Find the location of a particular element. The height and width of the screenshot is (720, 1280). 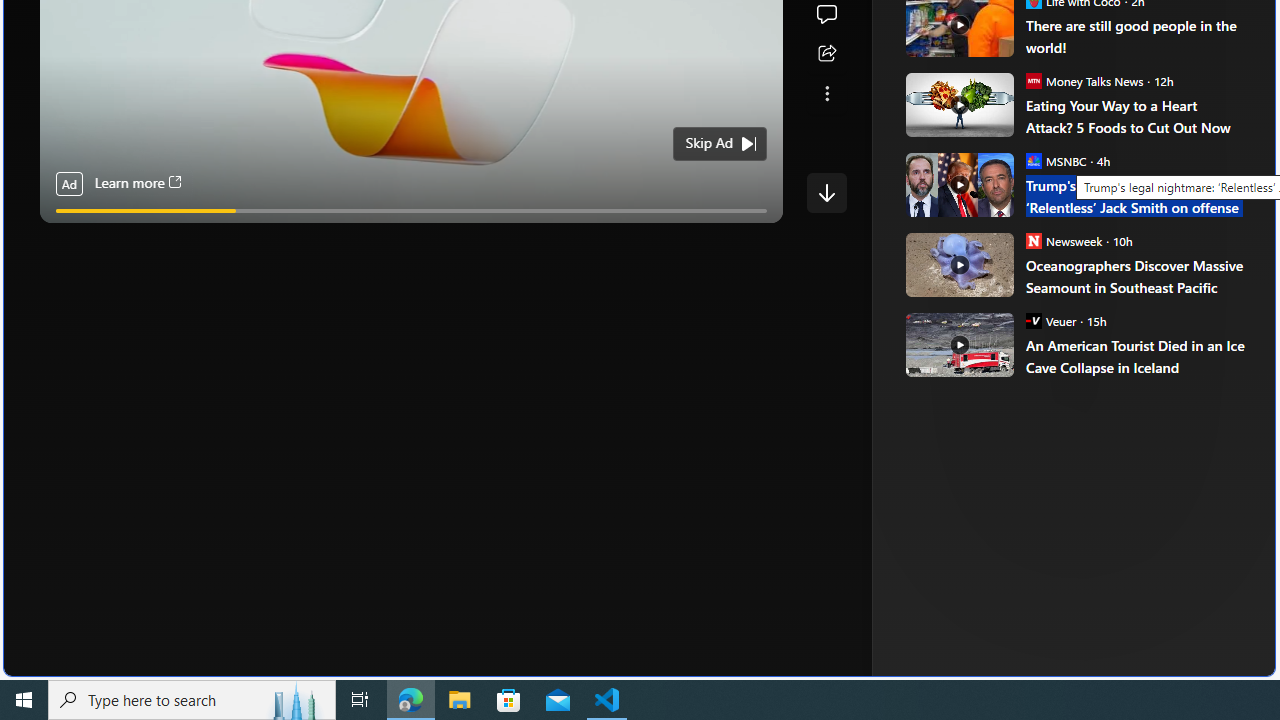

'Share this story' is located at coordinates (826, 53).